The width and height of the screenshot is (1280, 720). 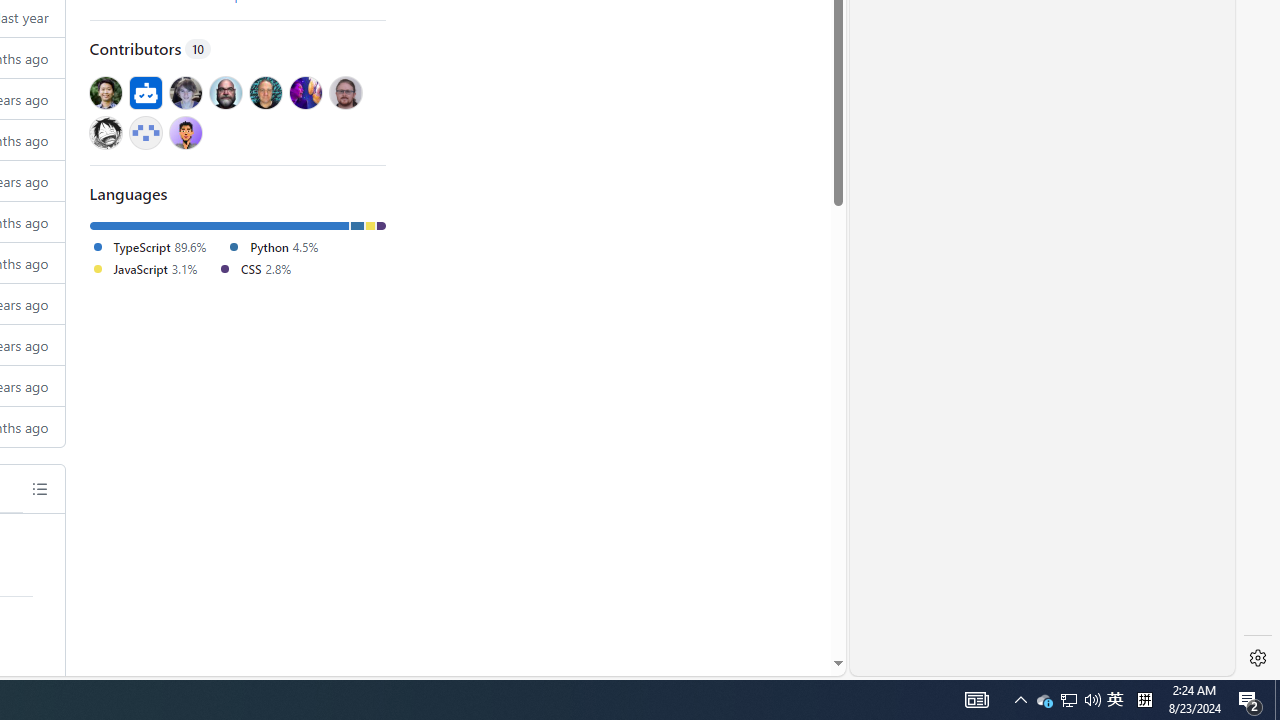 What do you see at coordinates (185, 132) in the screenshot?
I see `'@web3Gurung'` at bounding box center [185, 132].